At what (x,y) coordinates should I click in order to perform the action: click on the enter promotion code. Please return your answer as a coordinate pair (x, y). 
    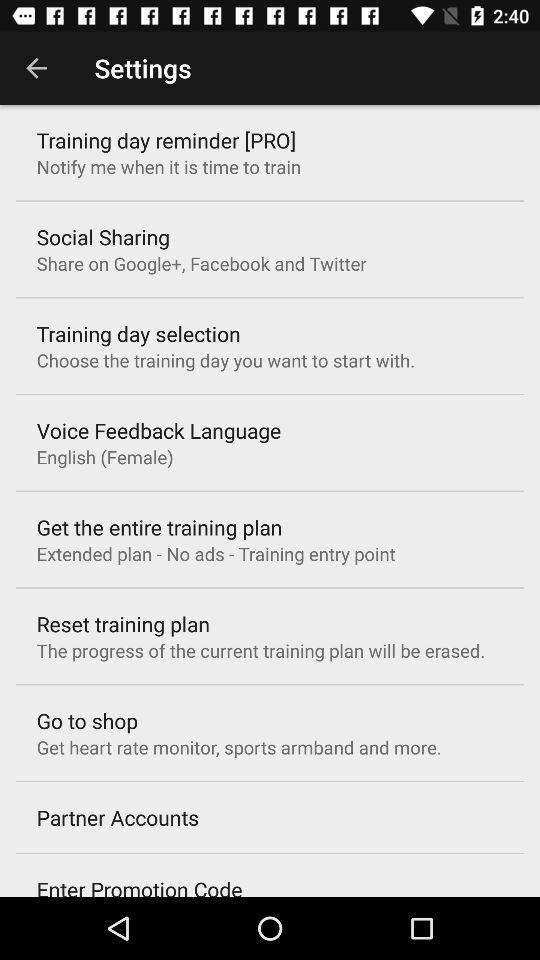
    Looking at the image, I should click on (138, 885).